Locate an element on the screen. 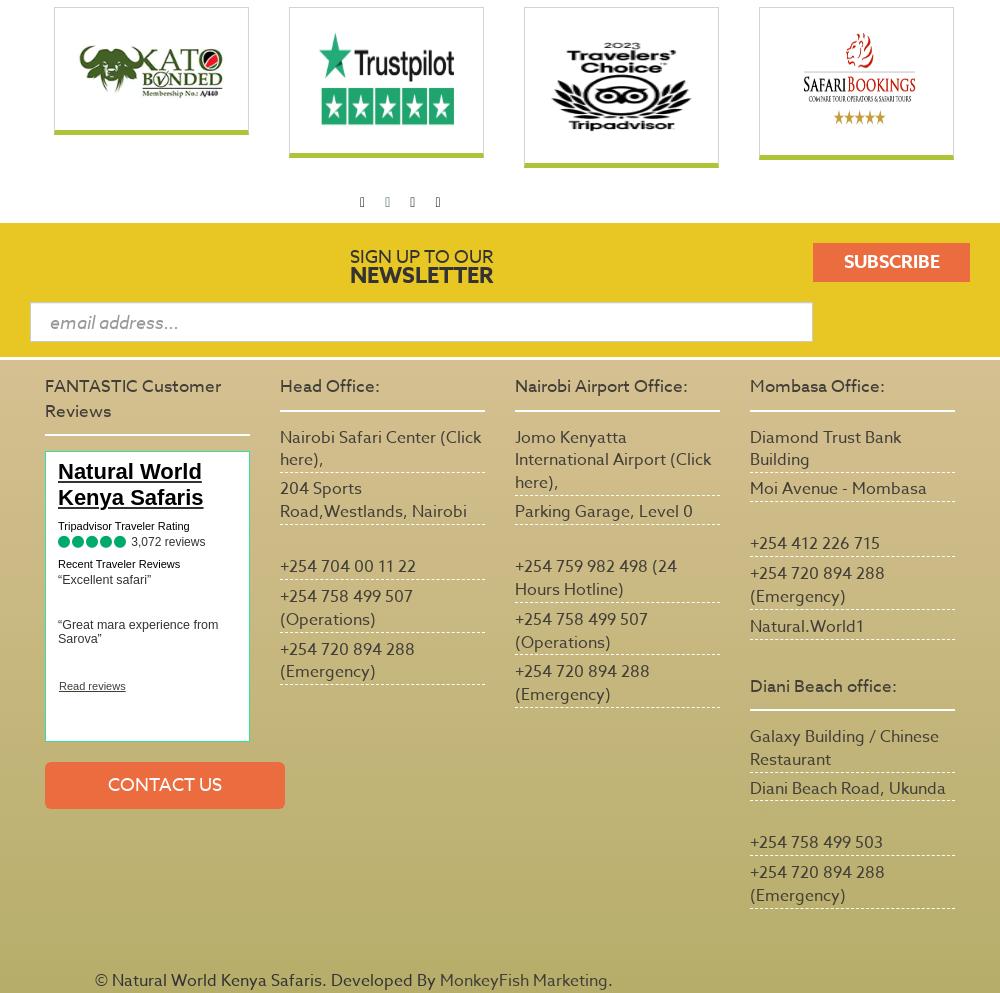 The height and width of the screenshot is (993, 1000). '© Natural World Kenya Safaris. Developed By' is located at coordinates (94, 979).